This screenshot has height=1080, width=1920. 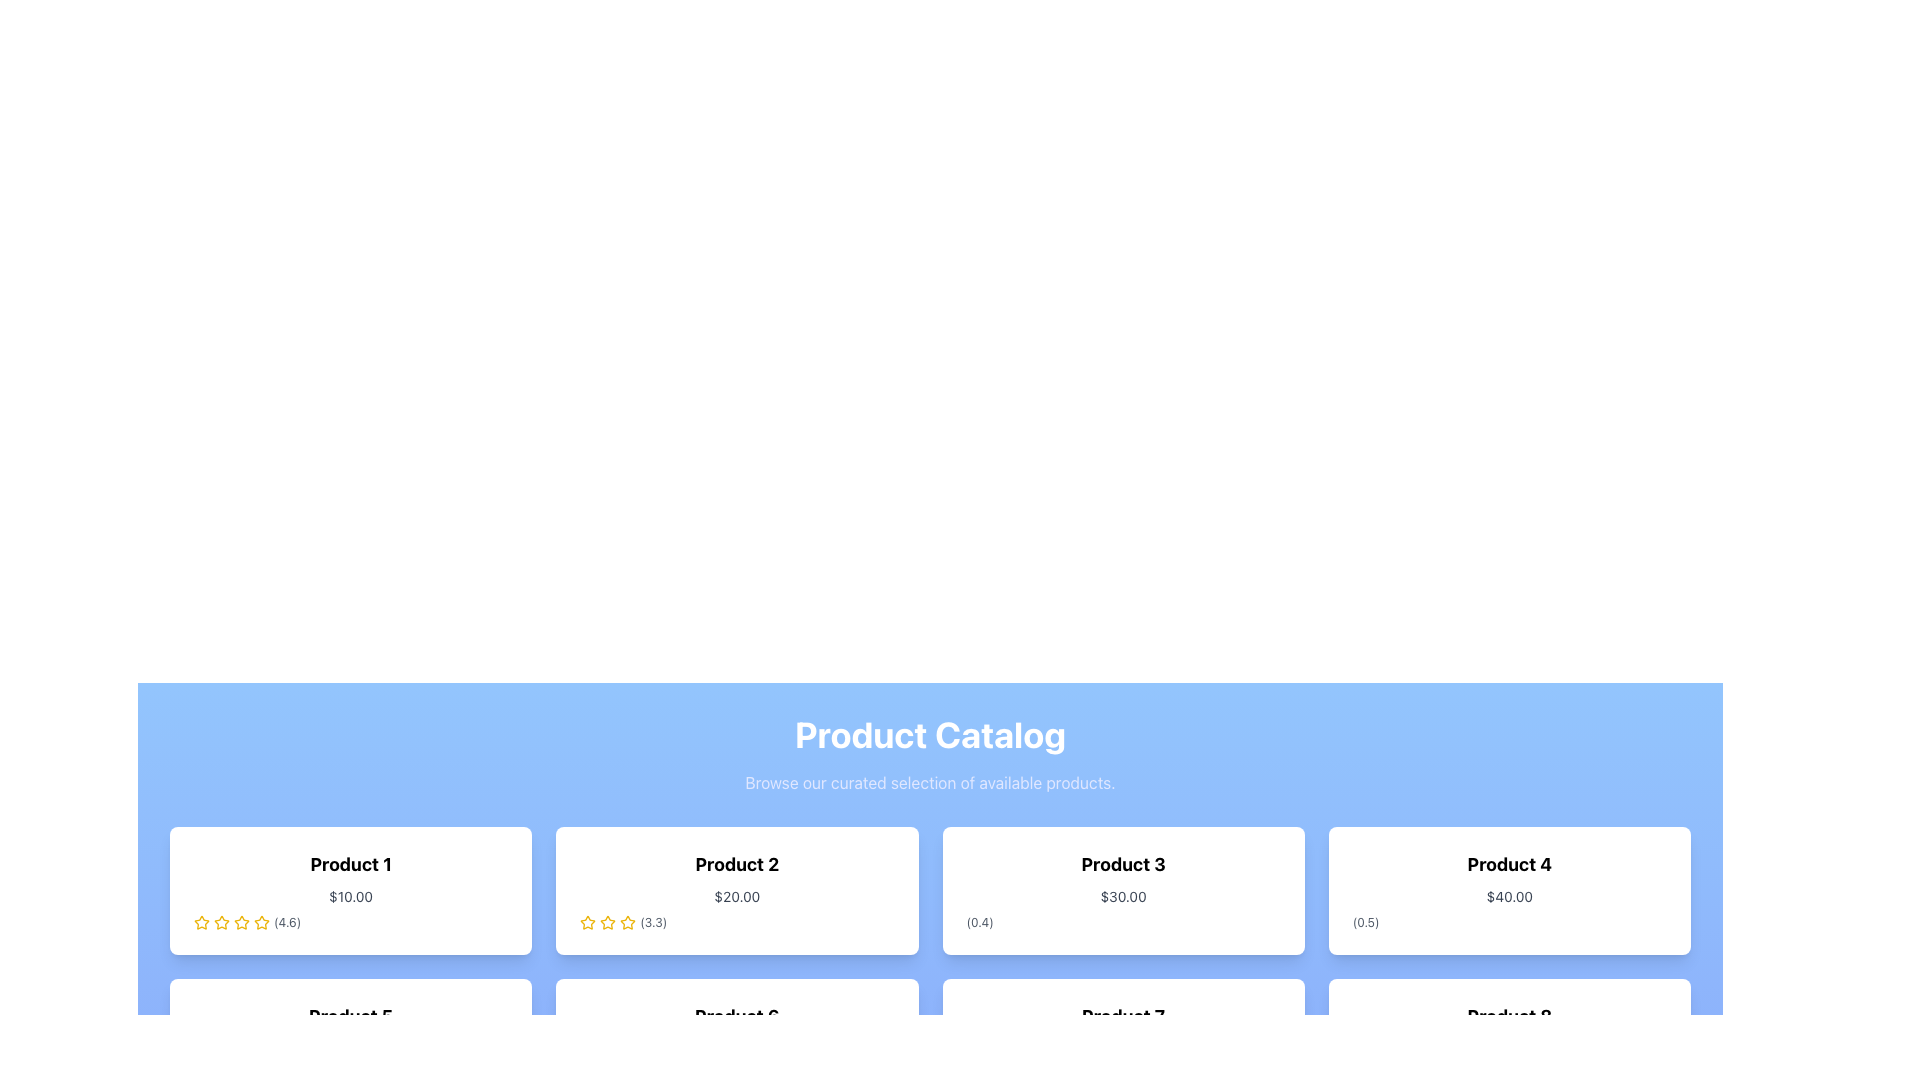 I want to click on the first star icon in the rating section under 'Product 1' to assign a rating, so click(x=240, y=922).